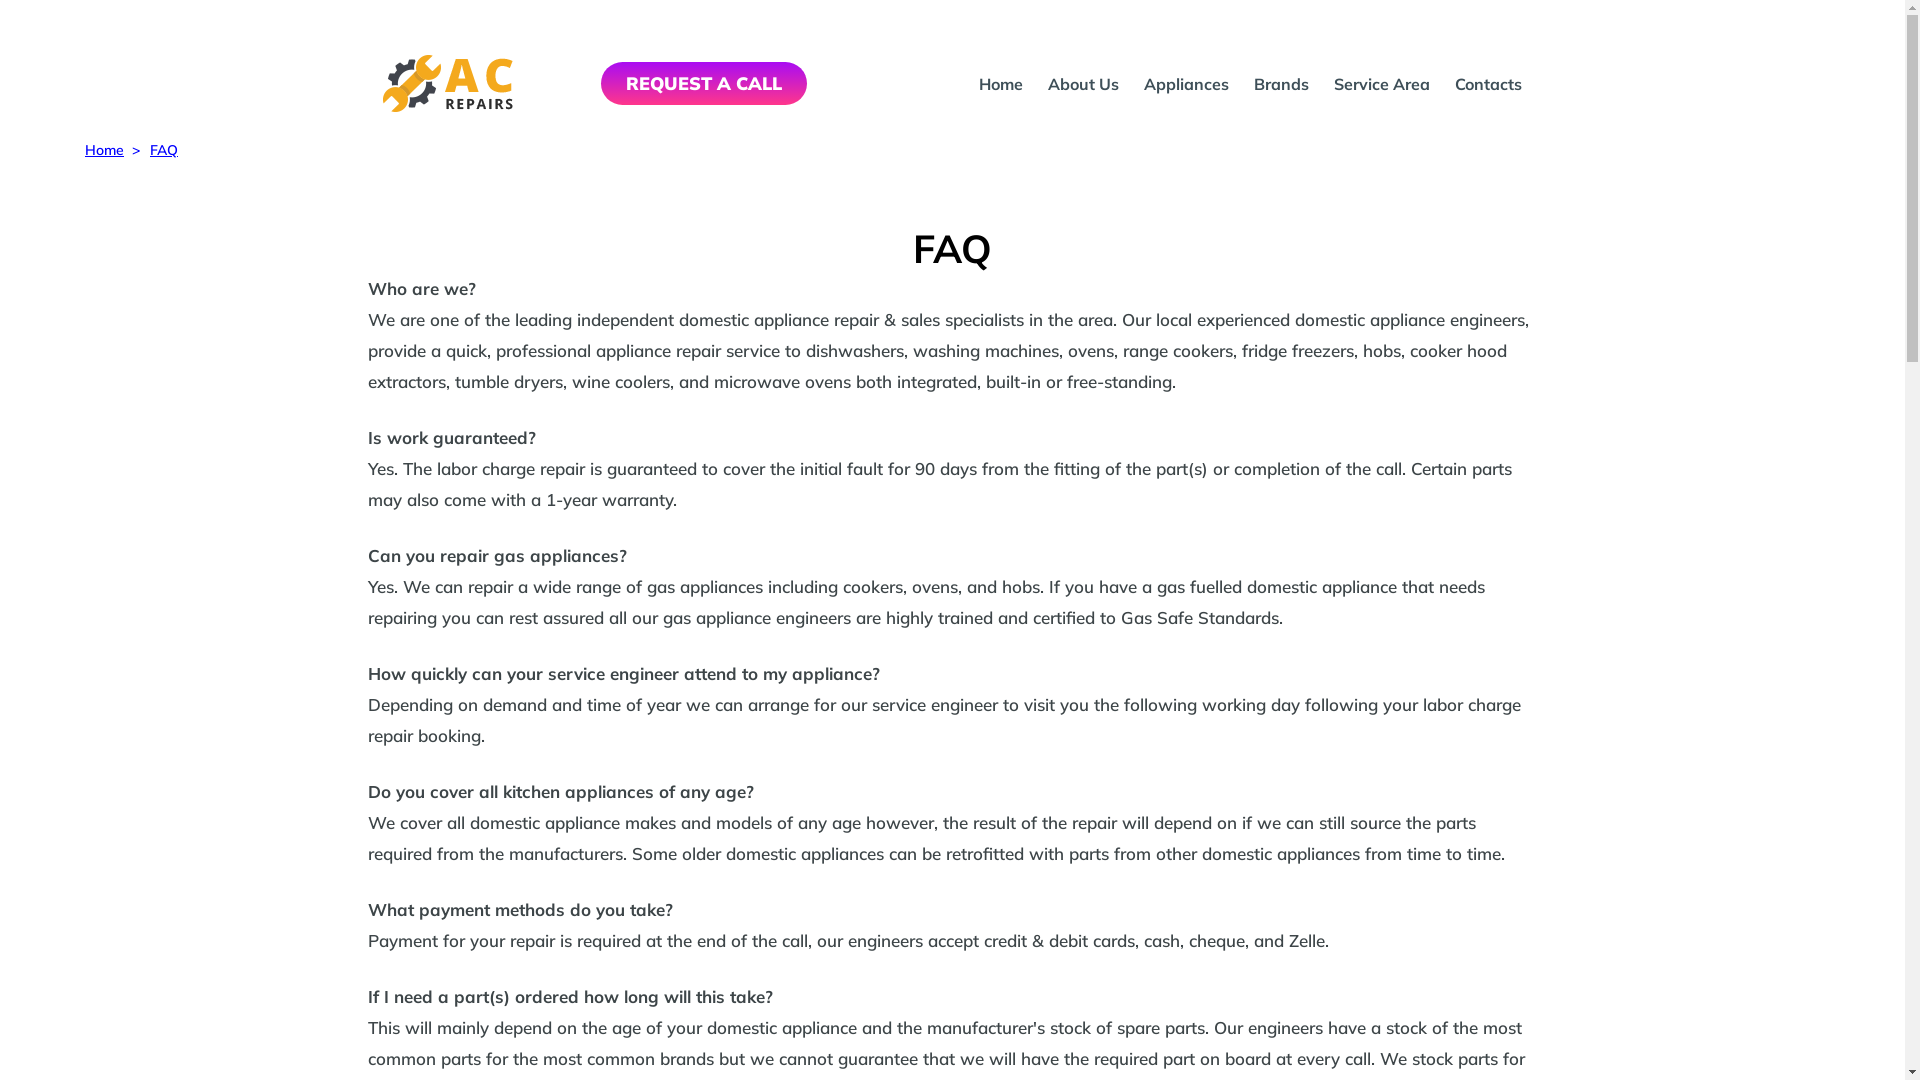 The image size is (1920, 1080). I want to click on 'Service Area', so click(1334, 83).